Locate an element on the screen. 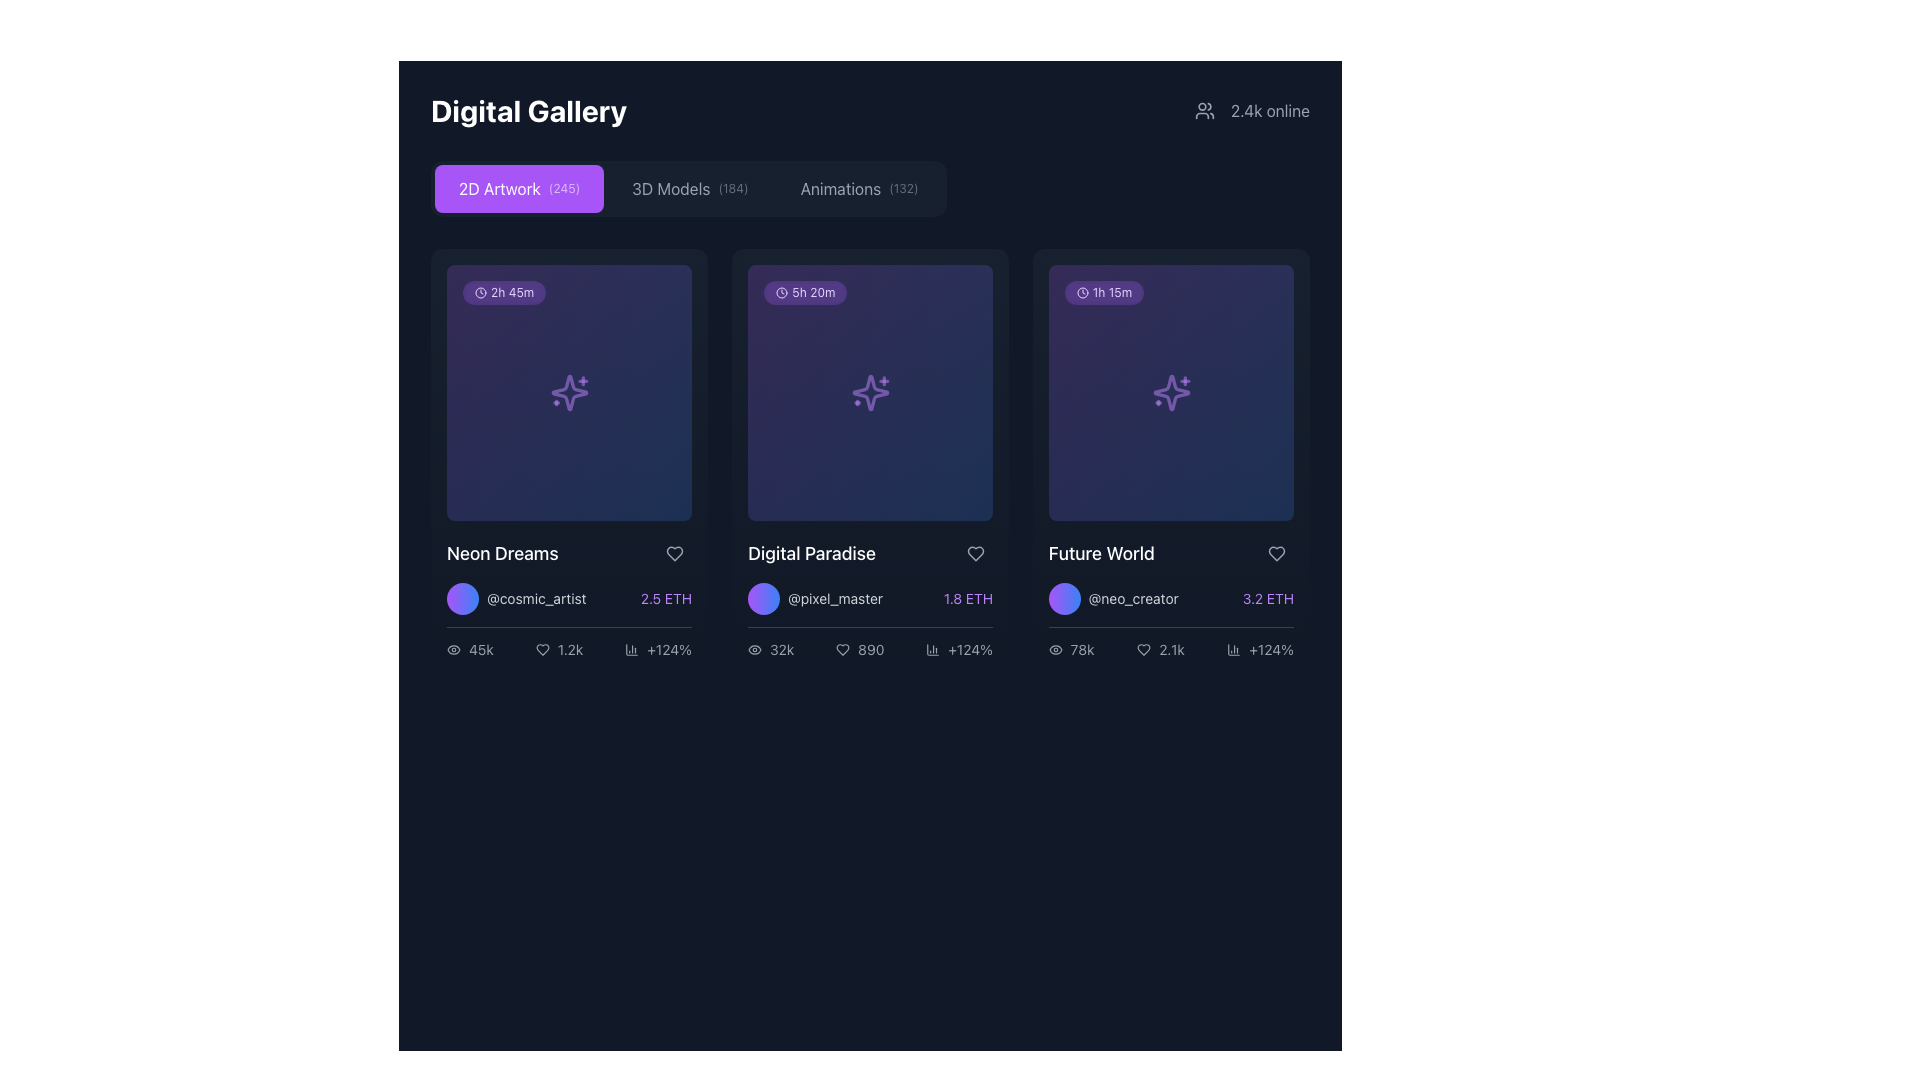  the username '@cosmic_artist' is located at coordinates (516, 597).